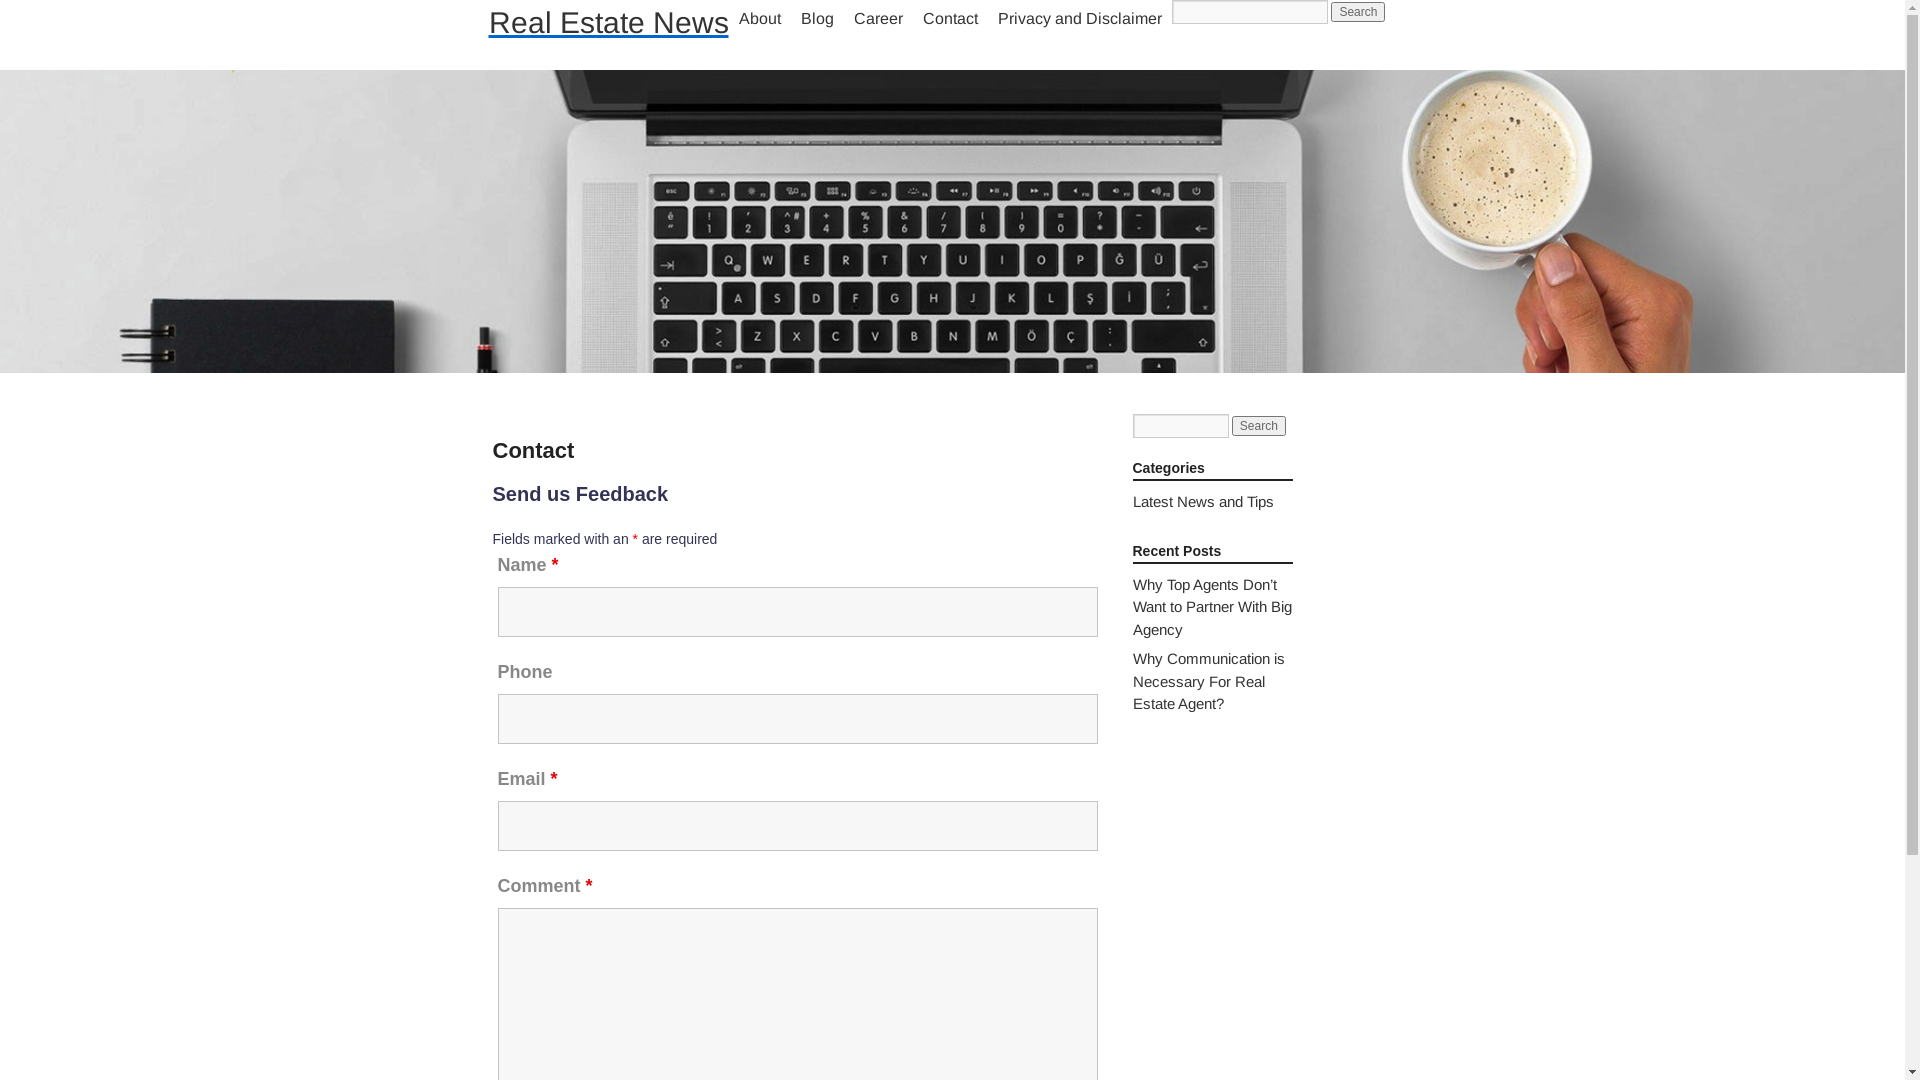  Describe the element at coordinates (1358, 11) in the screenshot. I see `'Search'` at that location.